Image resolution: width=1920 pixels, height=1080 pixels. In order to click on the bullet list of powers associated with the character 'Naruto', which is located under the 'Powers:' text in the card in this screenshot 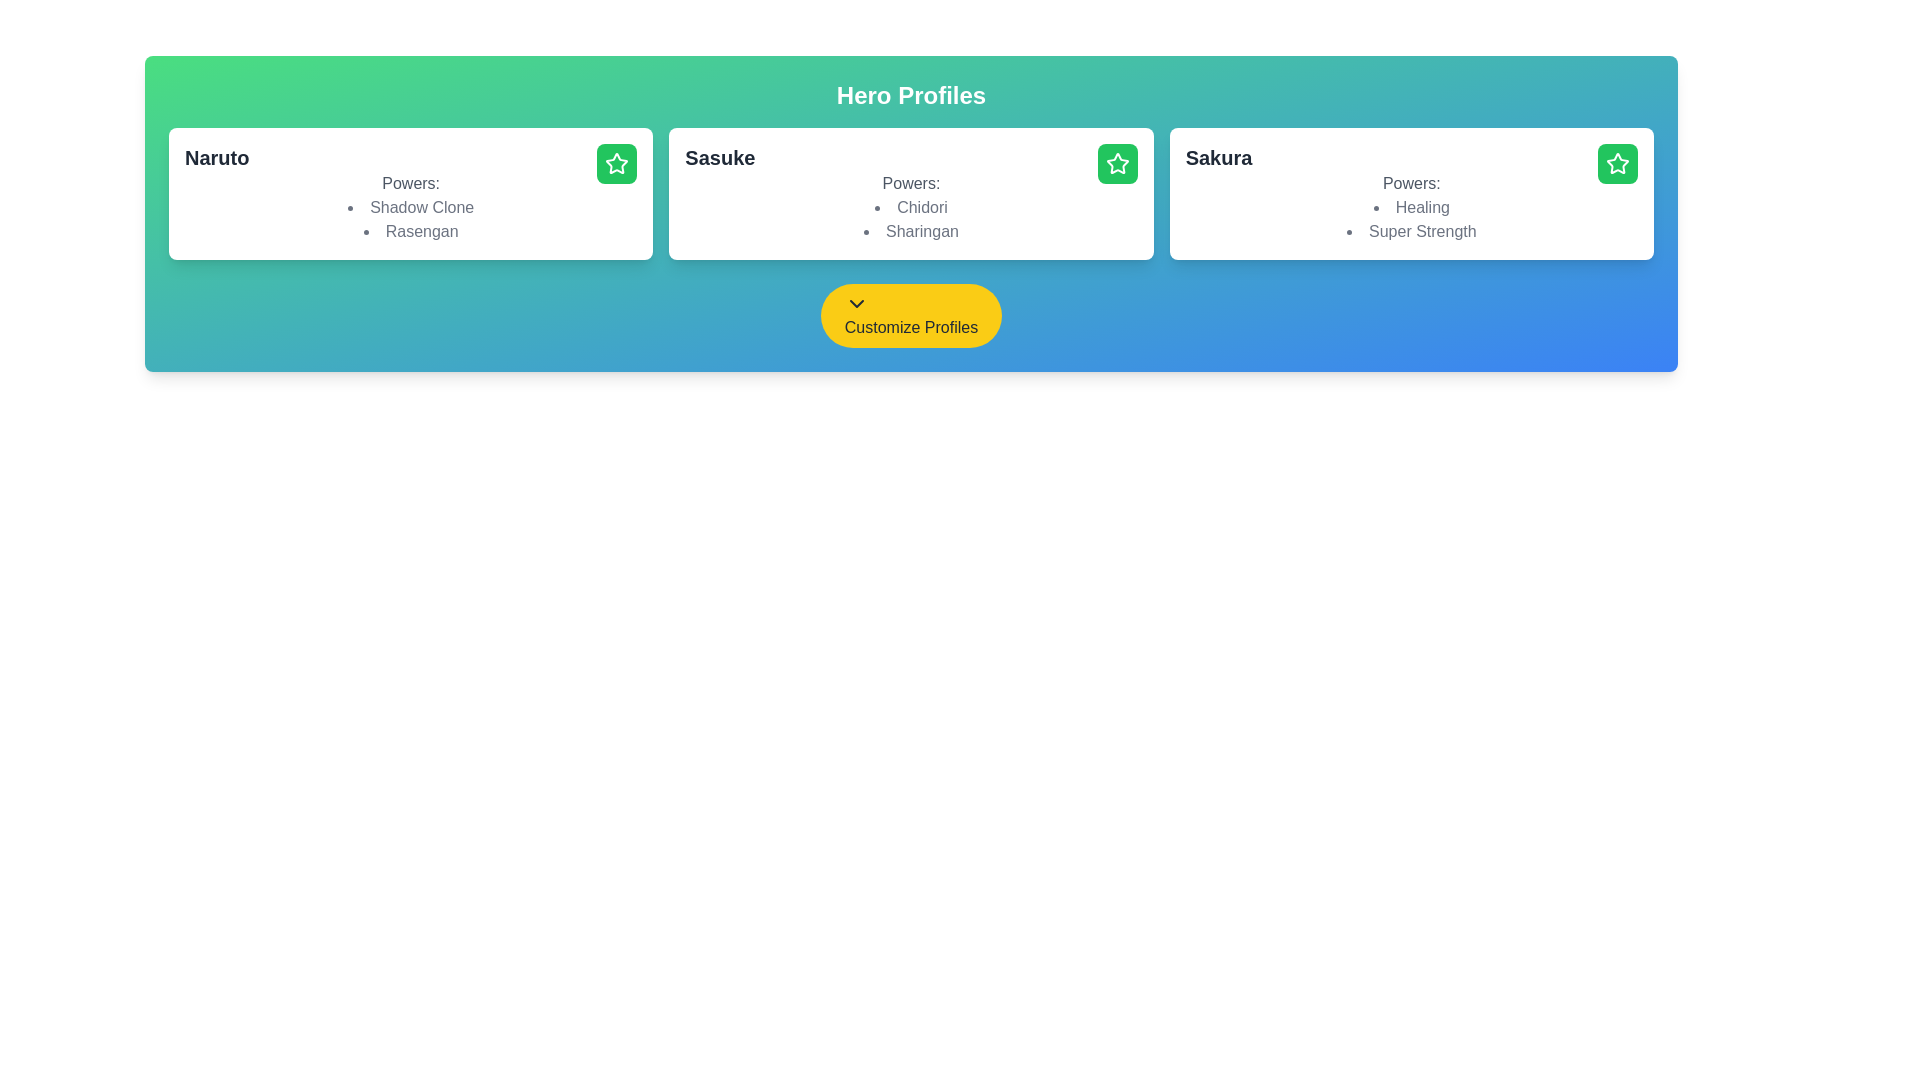, I will do `click(410, 219)`.